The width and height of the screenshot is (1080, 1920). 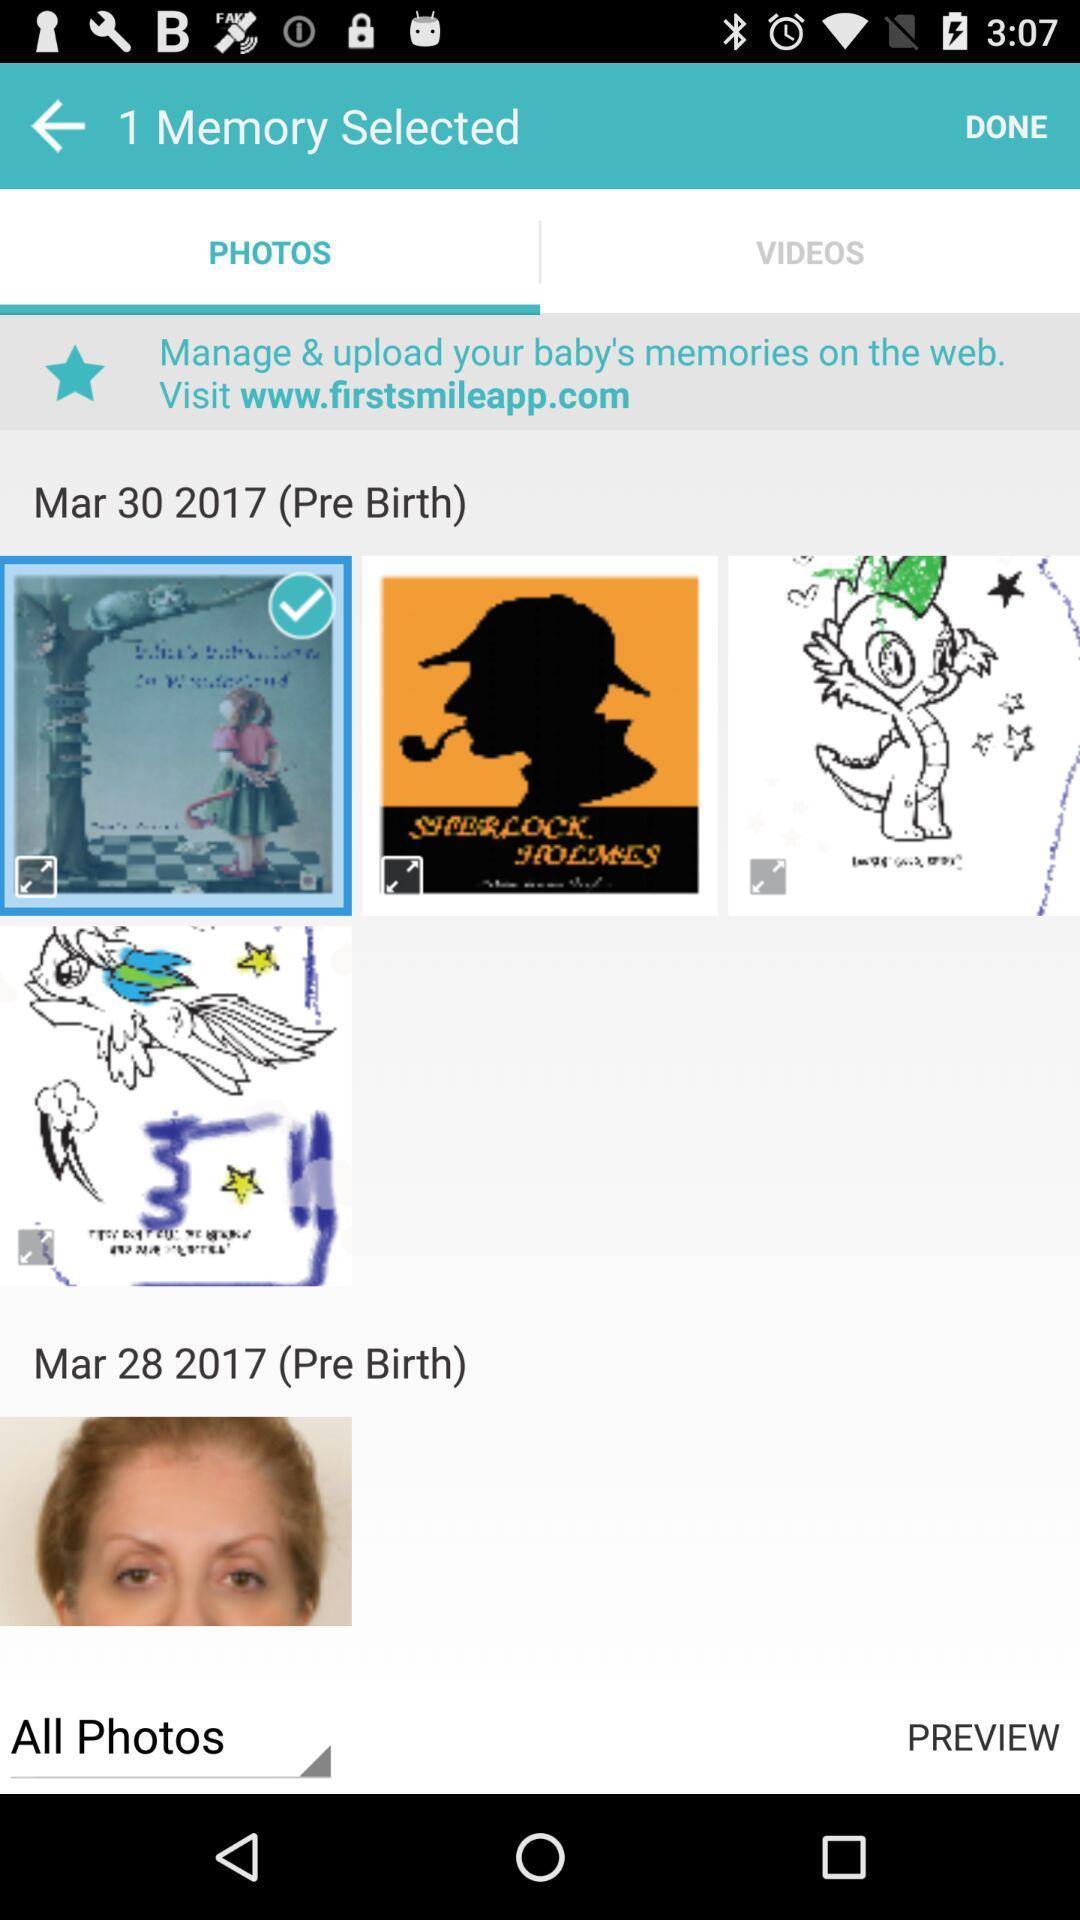 What do you see at coordinates (37, 1245) in the screenshot?
I see `photos page` at bounding box center [37, 1245].